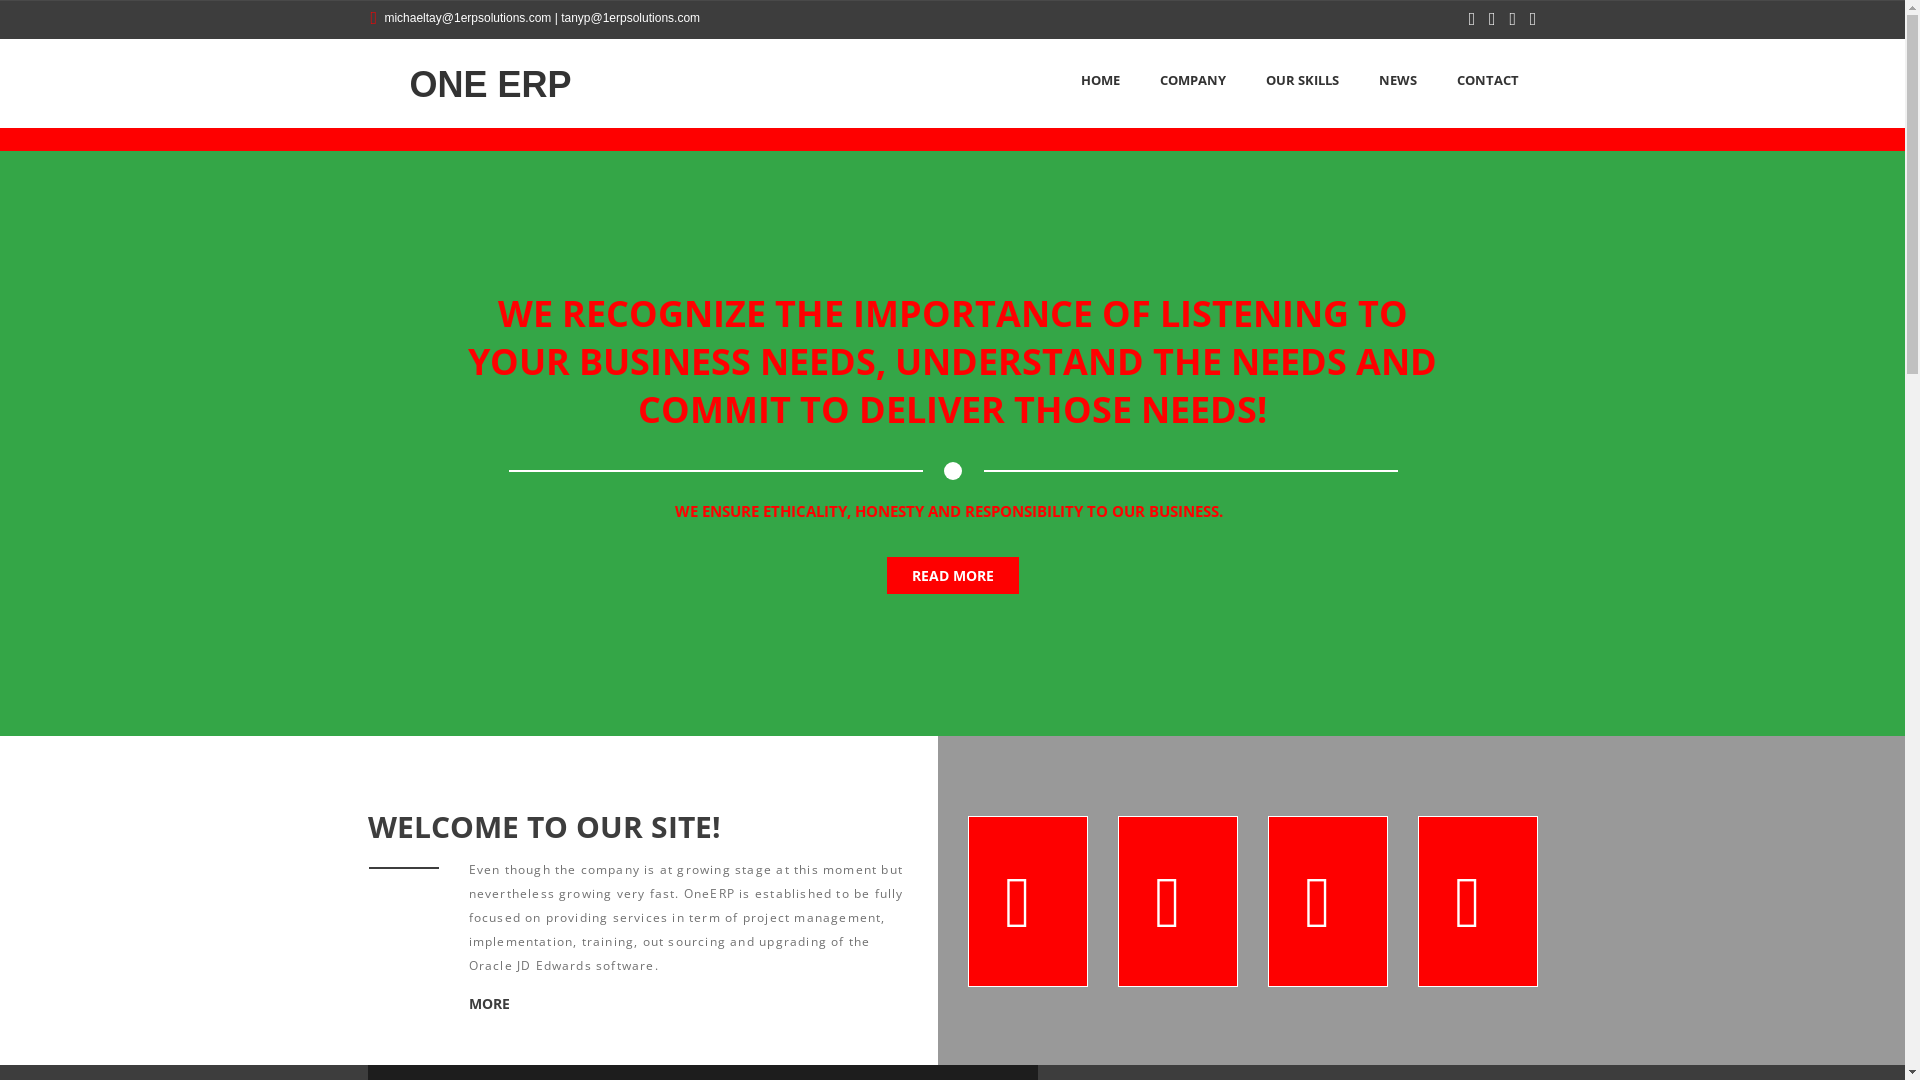  What do you see at coordinates (560, 18) in the screenshot?
I see `'tanyp@1erpsolutions.com'` at bounding box center [560, 18].